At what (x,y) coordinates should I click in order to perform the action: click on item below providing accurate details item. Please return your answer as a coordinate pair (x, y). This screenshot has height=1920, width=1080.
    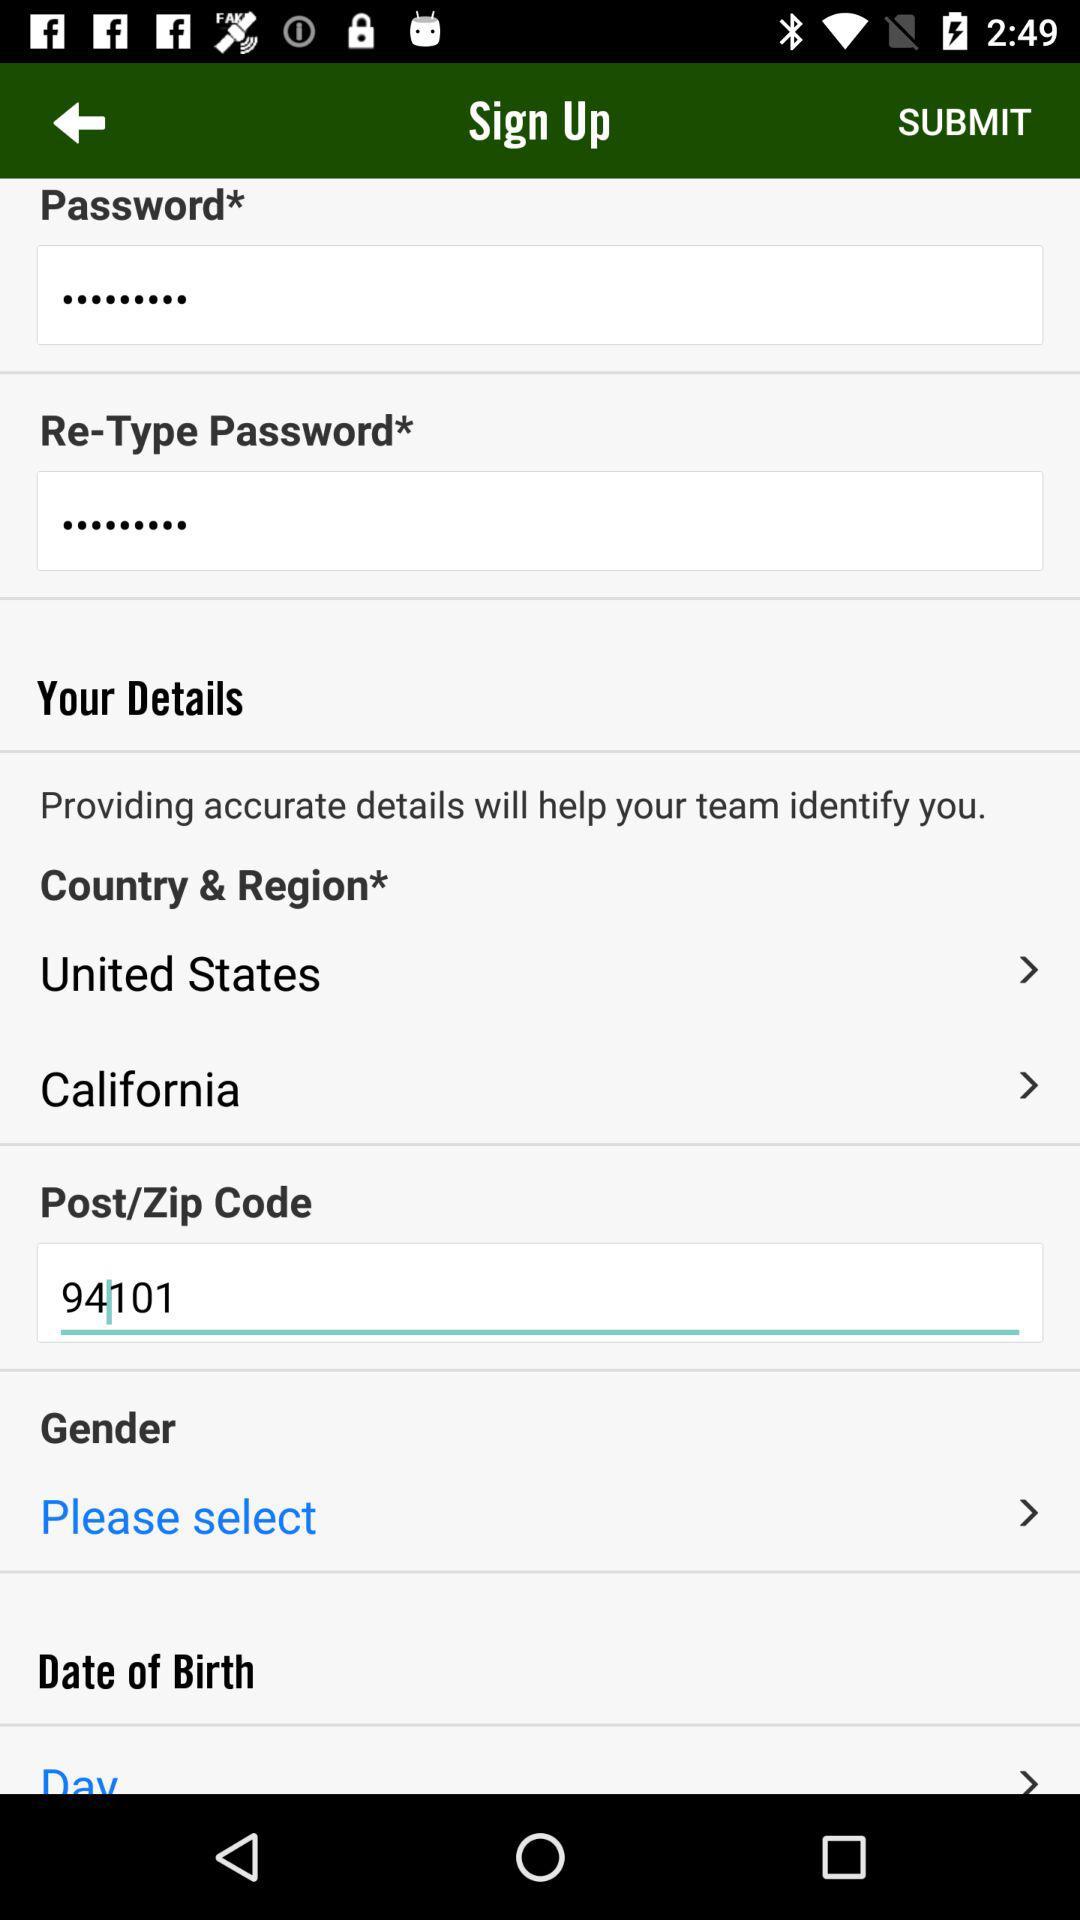
    Looking at the image, I should click on (540, 882).